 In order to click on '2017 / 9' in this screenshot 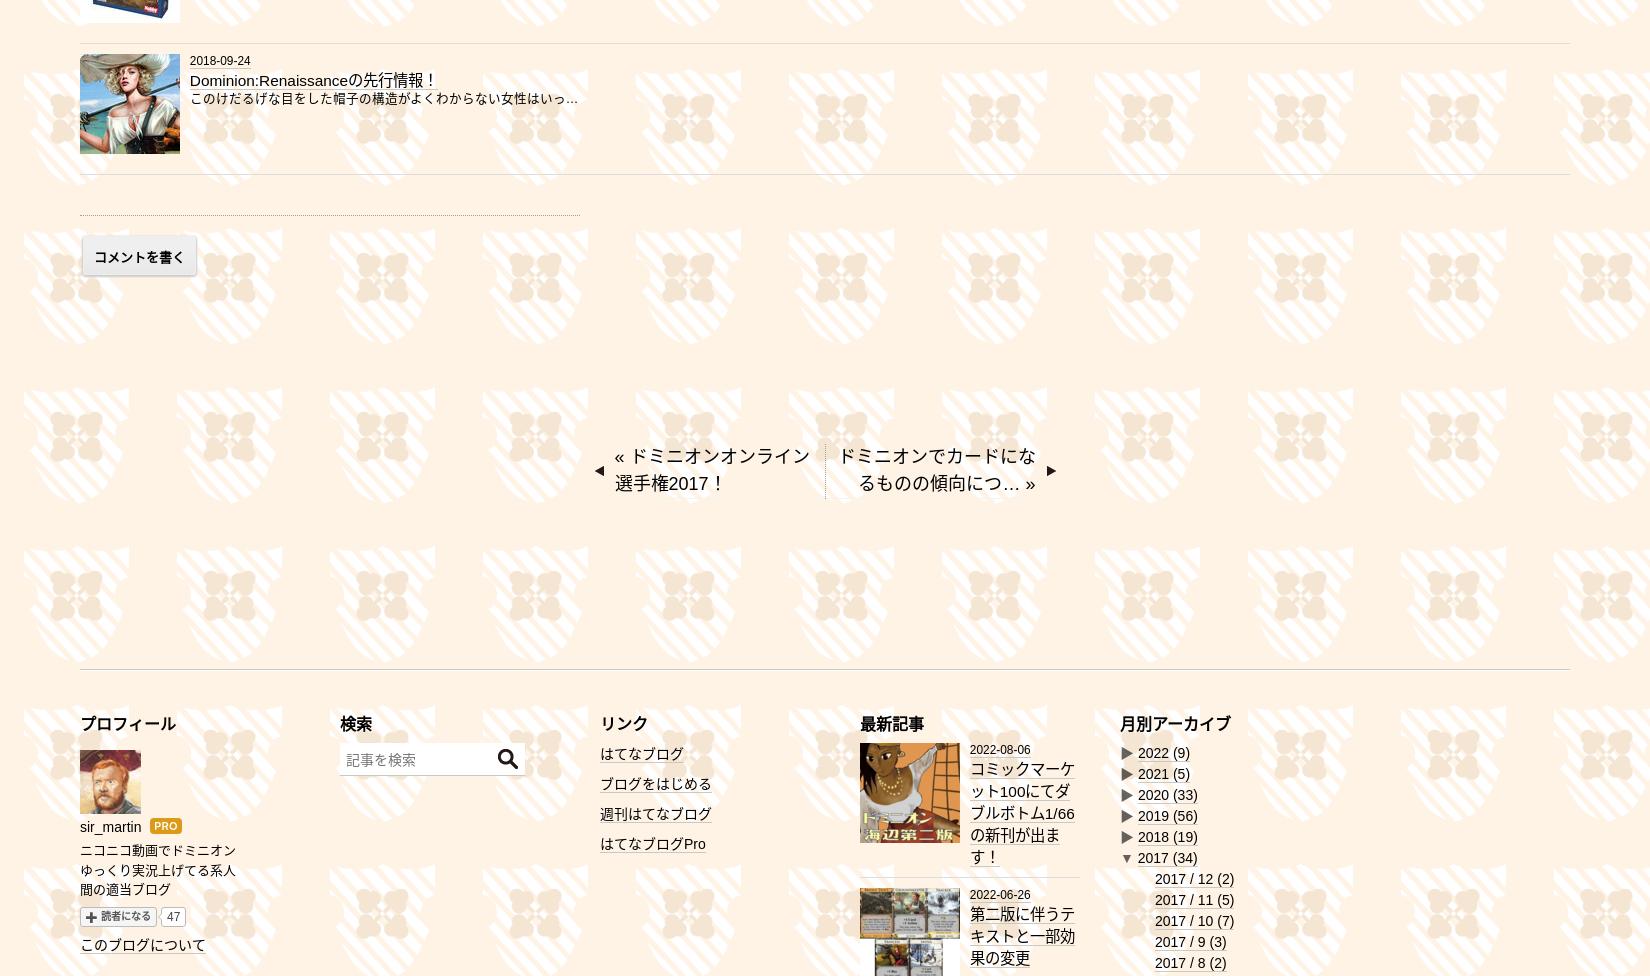, I will do `click(1182, 941)`.